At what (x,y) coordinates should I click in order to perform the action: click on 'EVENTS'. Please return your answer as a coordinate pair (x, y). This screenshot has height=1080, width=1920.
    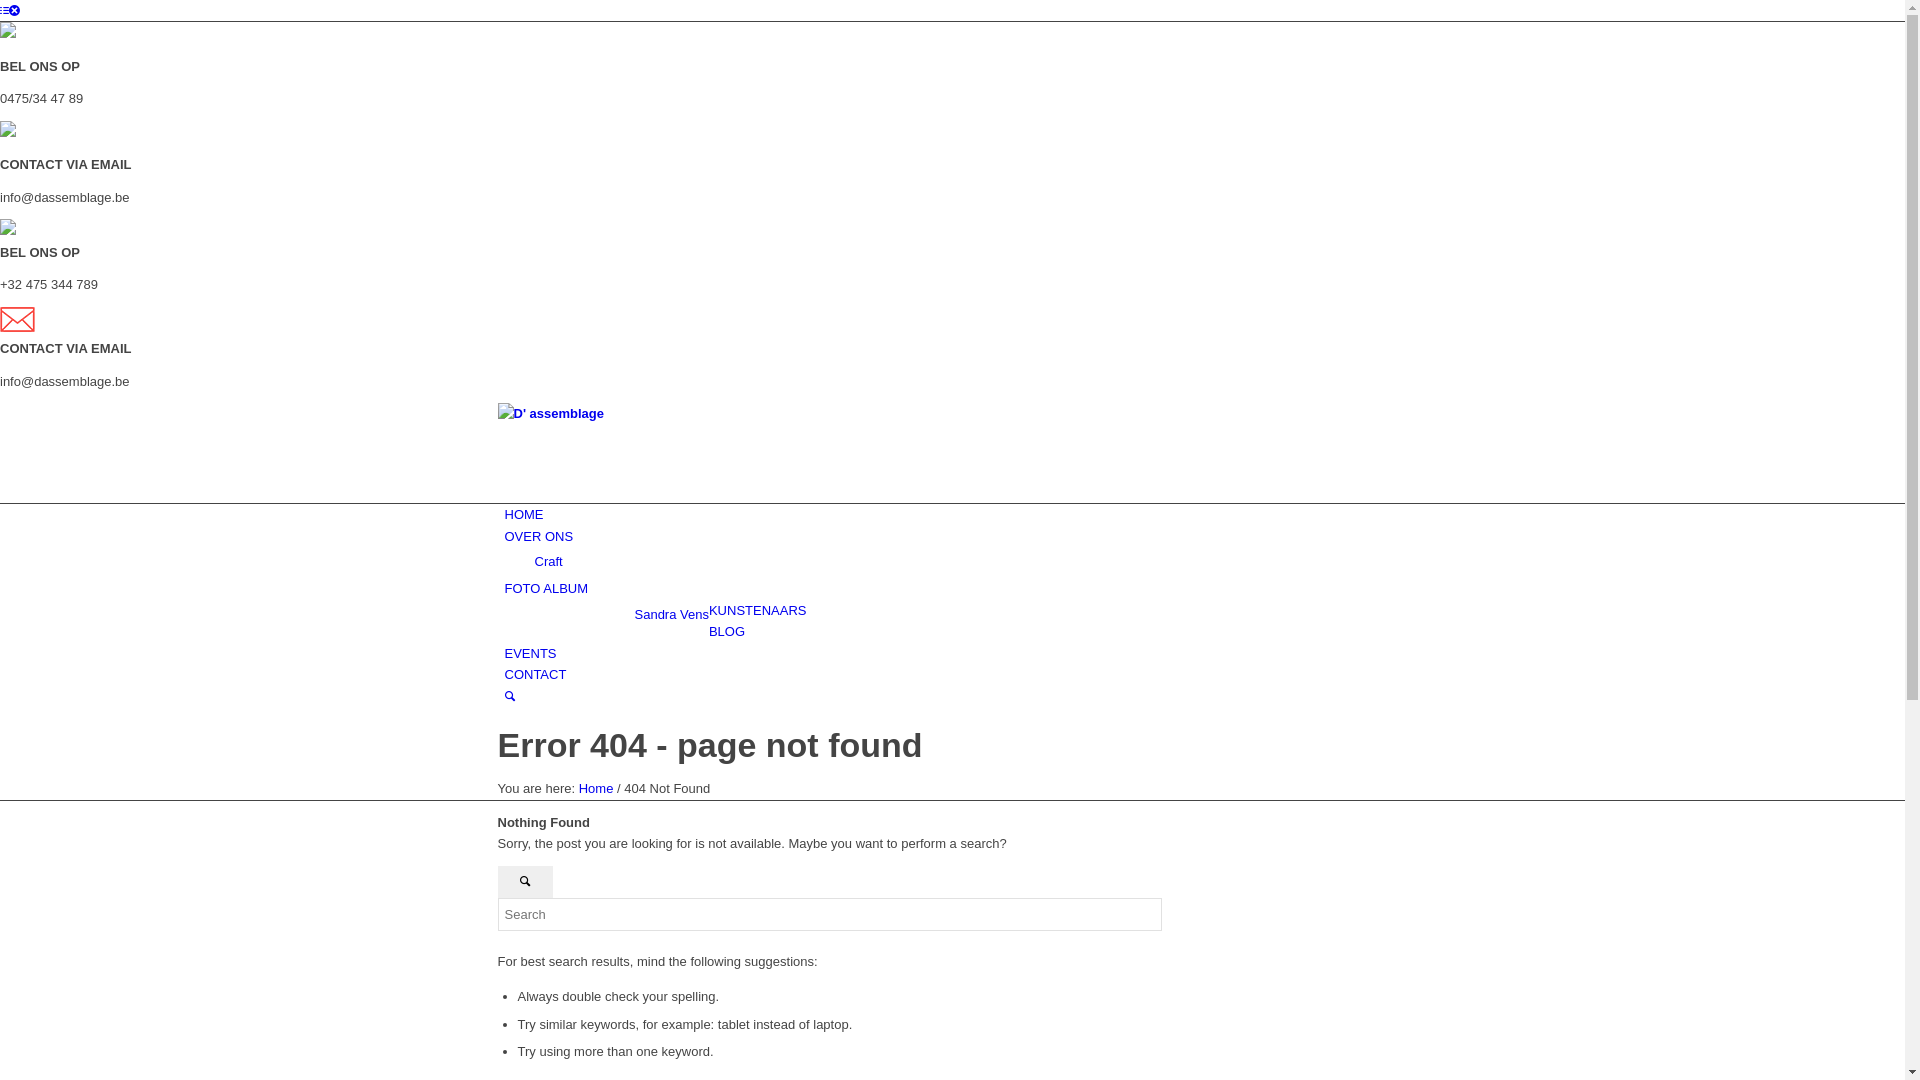
    Looking at the image, I should click on (529, 653).